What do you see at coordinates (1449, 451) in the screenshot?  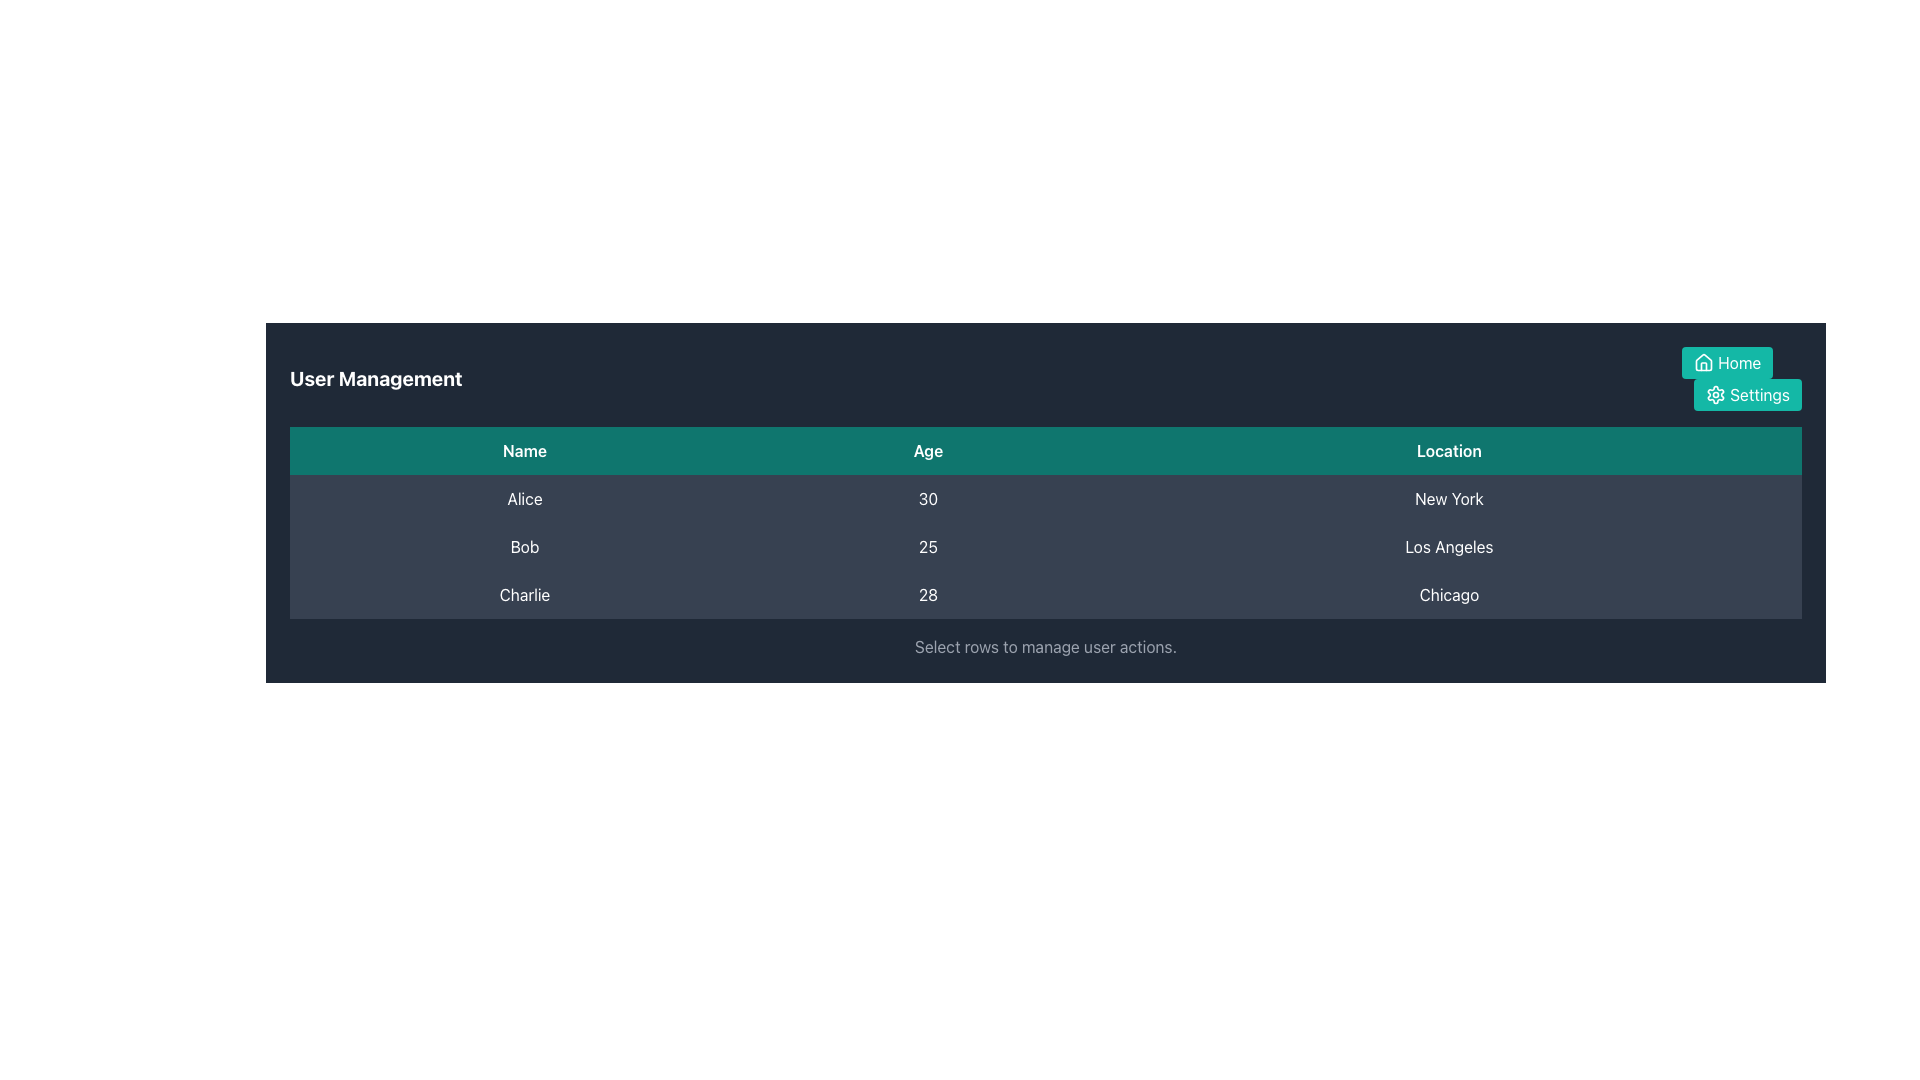 I see `the 'Location' text label which is styled with a bold font and centered alignment, located in the top-right position of the header row with a green background in a table layout` at bounding box center [1449, 451].